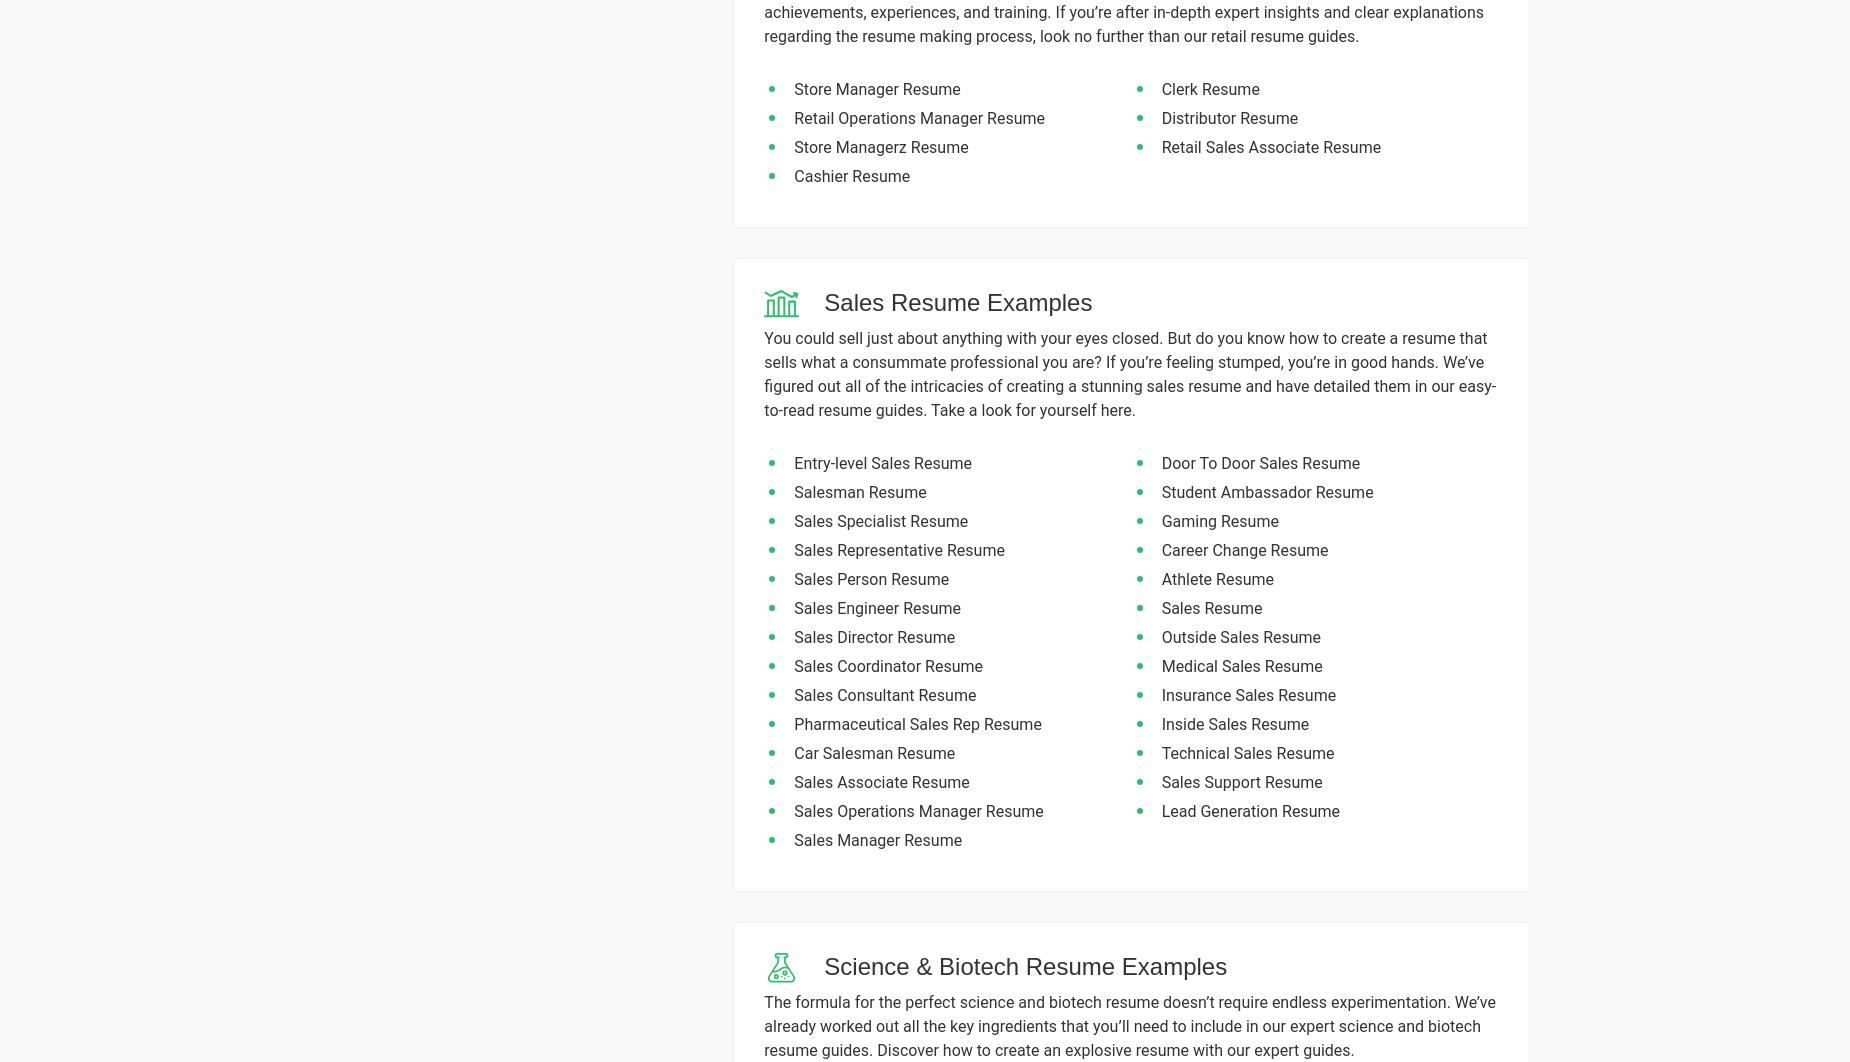 This screenshot has width=1850, height=1062. Describe the element at coordinates (1160, 462) in the screenshot. I see `'Door To Door Sales Resume'` at that location.